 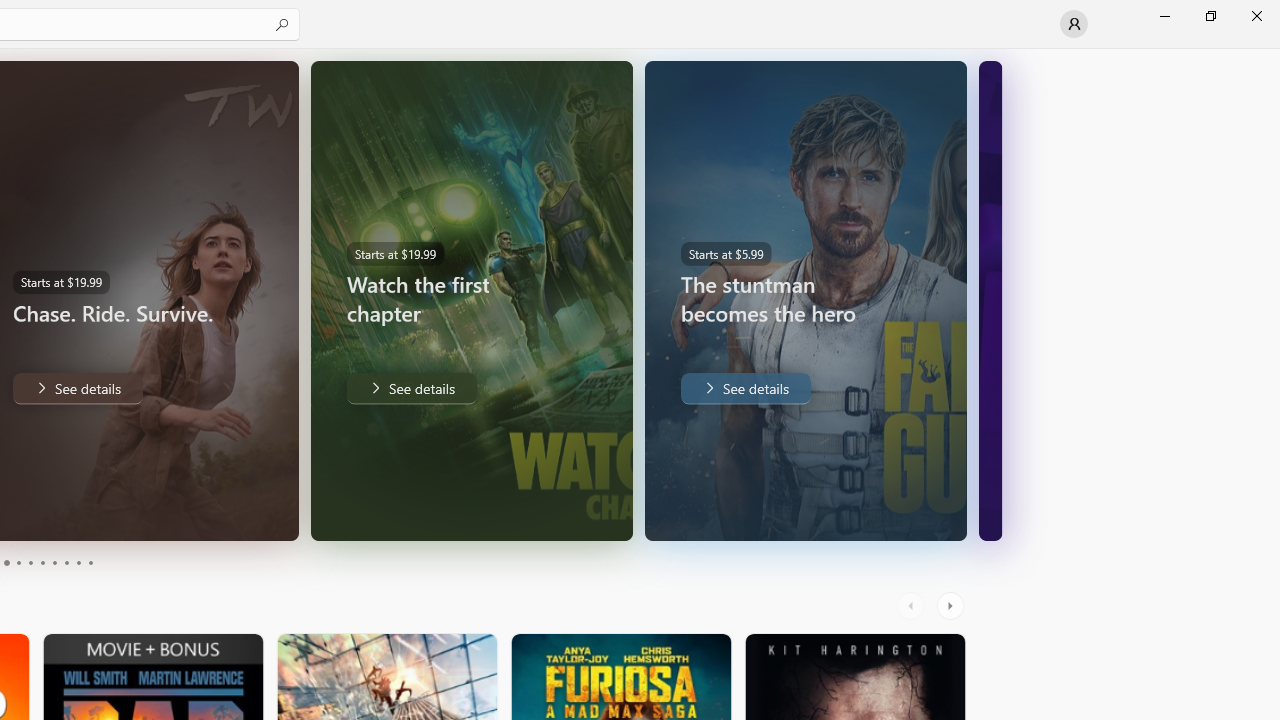 I want to click on 'Page 3', so click(x=5, y=563).